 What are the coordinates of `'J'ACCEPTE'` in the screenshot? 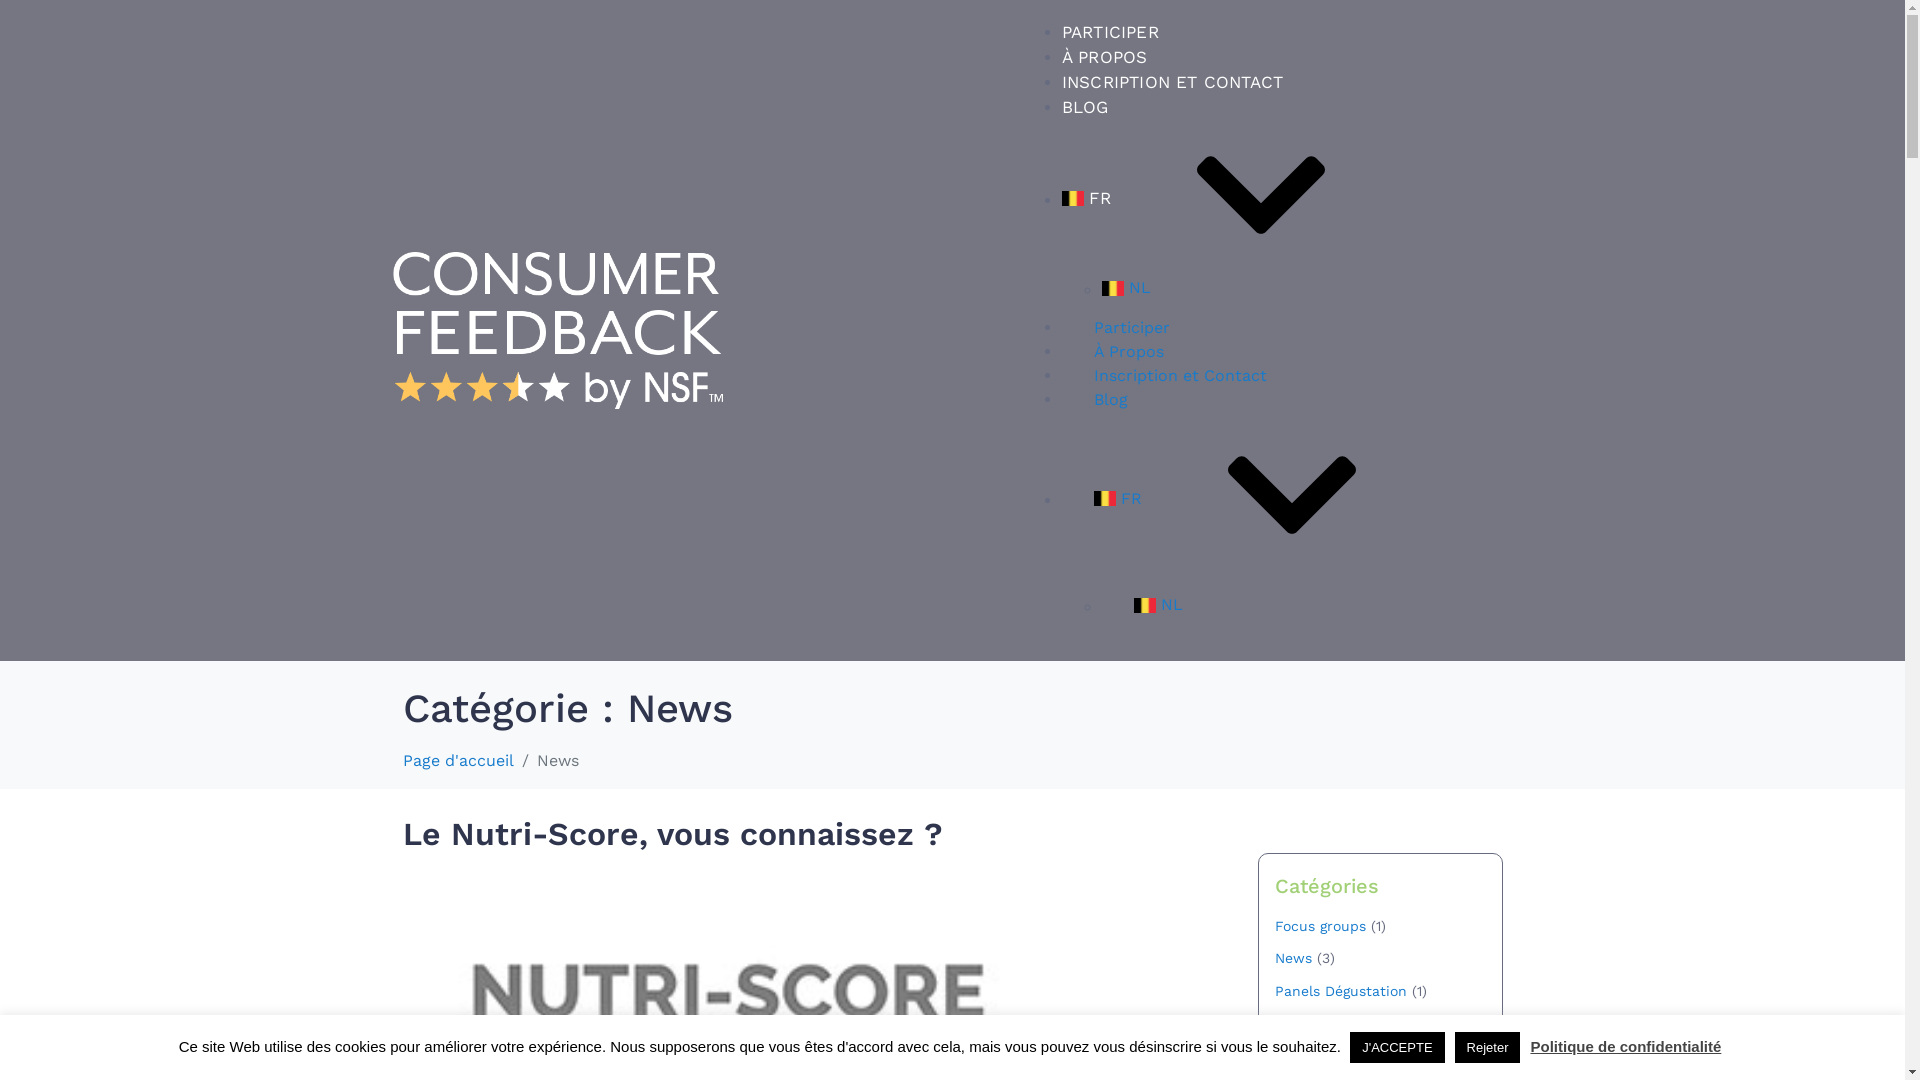 It's located at (1395, 1046).